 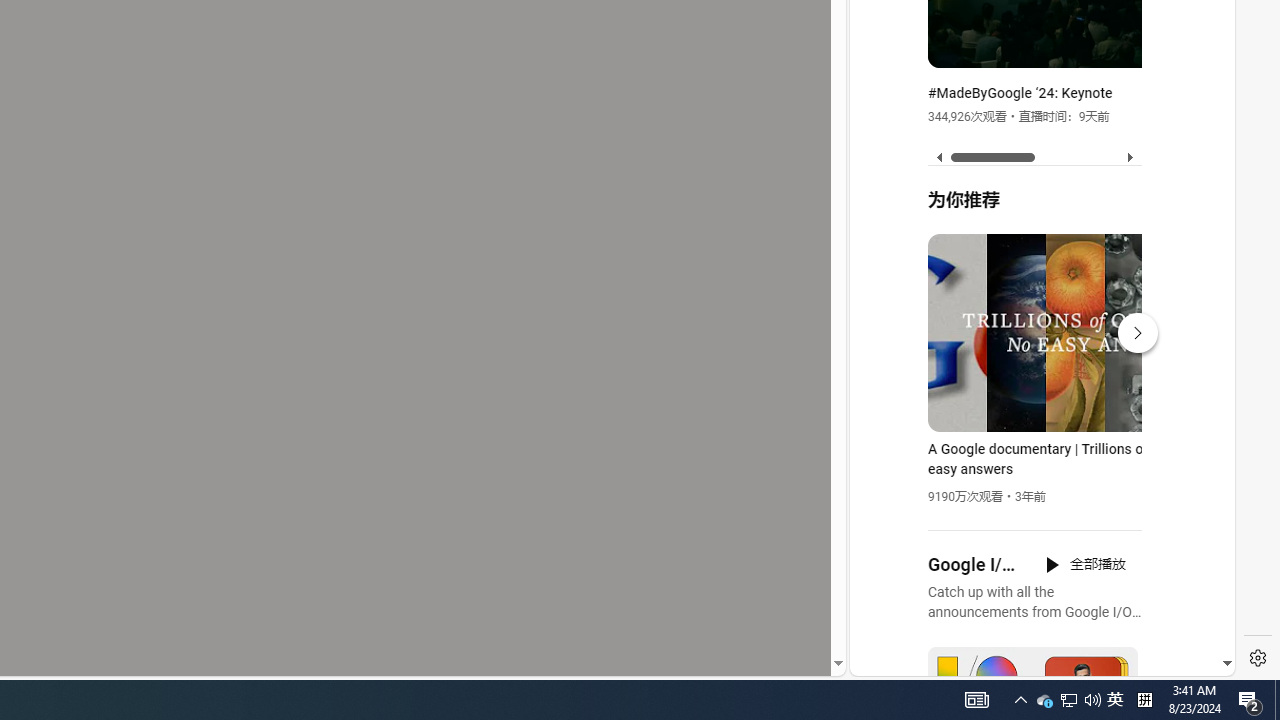 I want to click on 'Google I/O 2024', so click(x=974, y=565).